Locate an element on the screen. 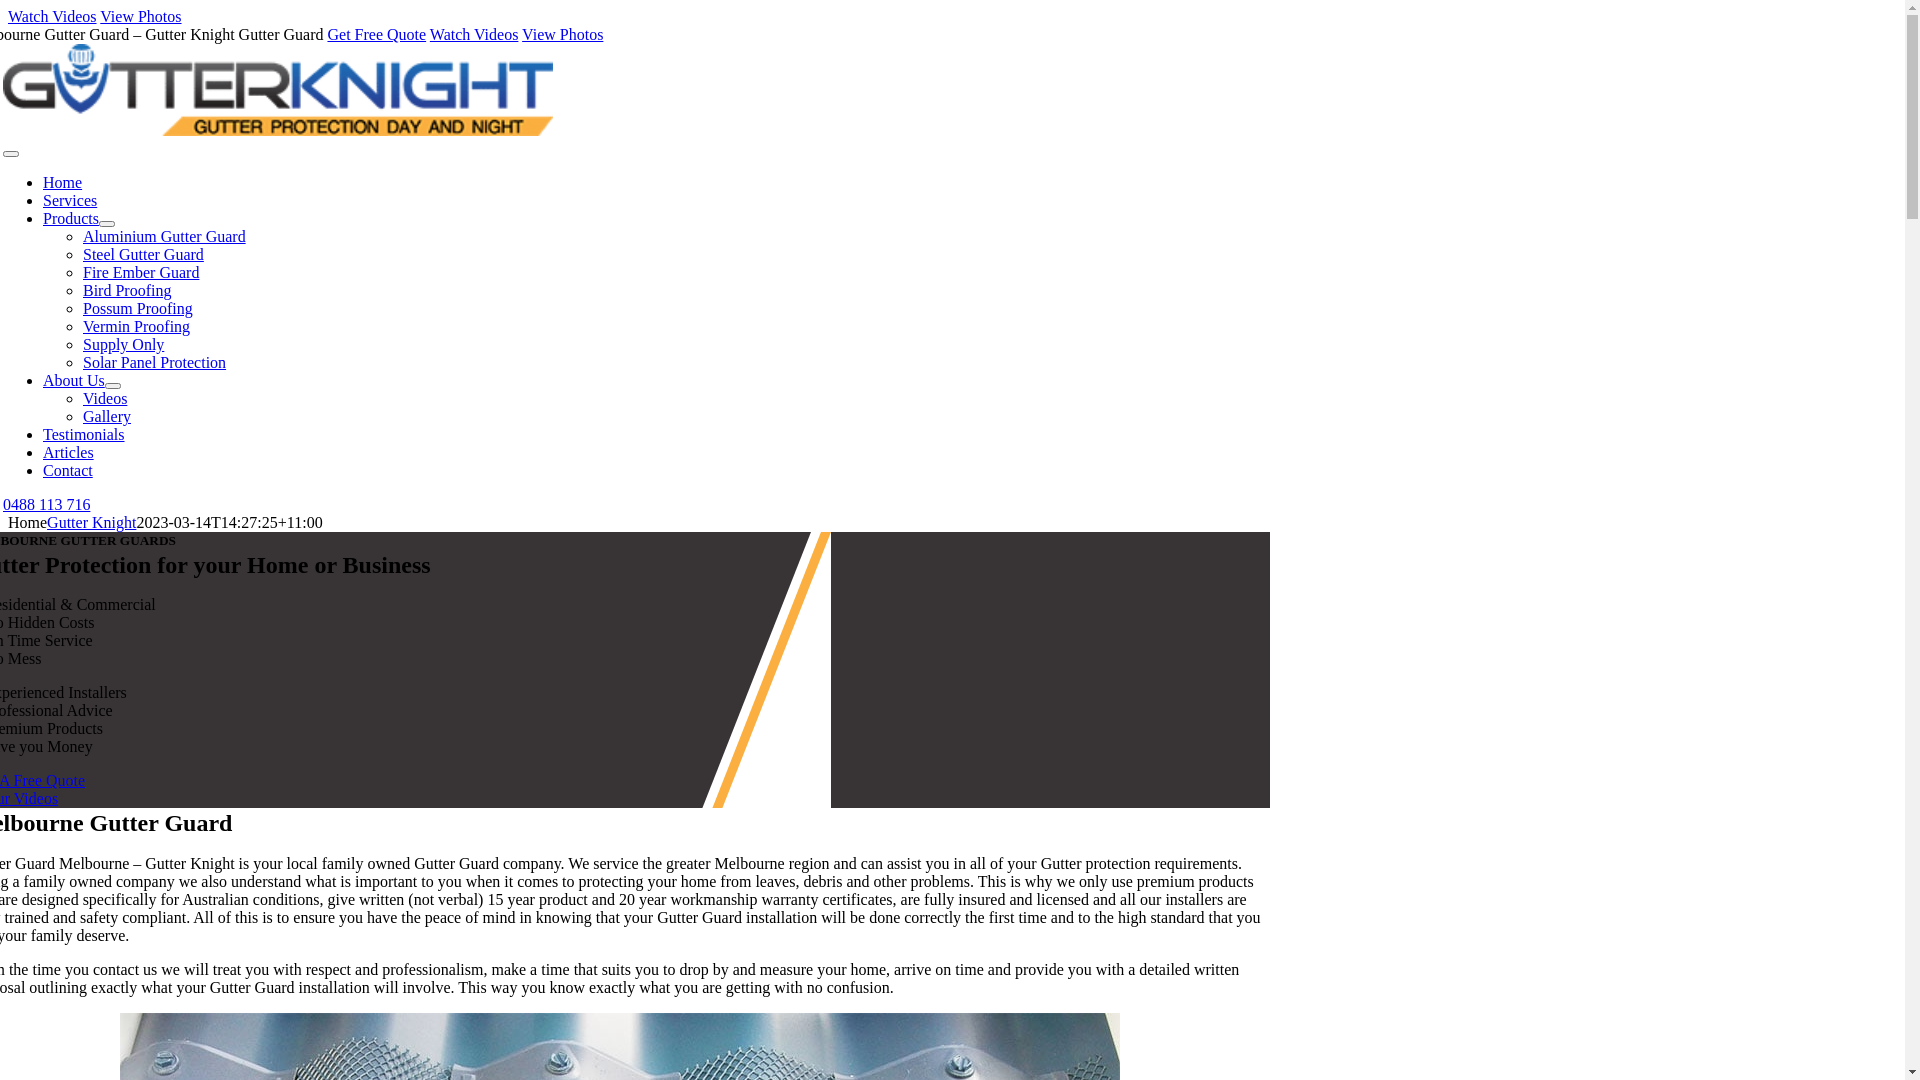  'Testimonials' is located at coordinates (83, 433).